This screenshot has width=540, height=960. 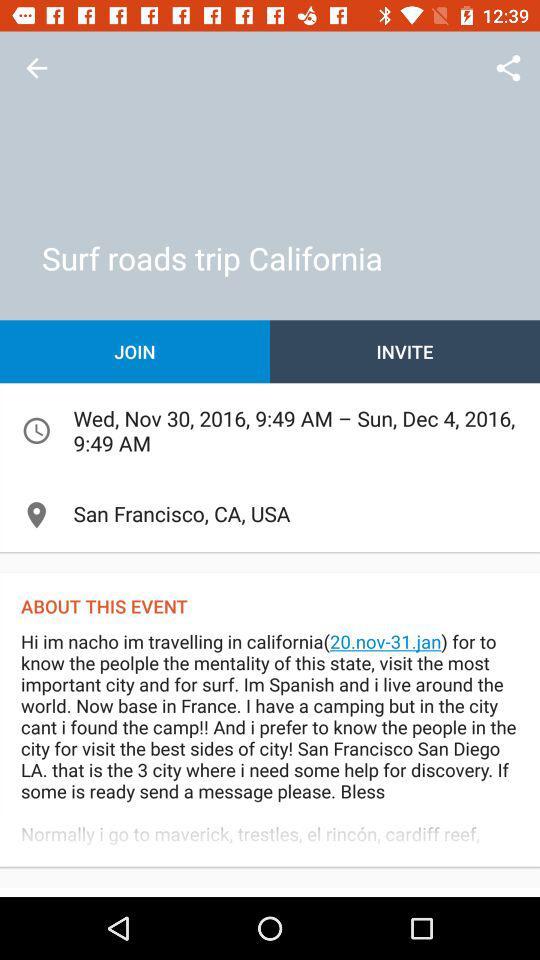 I want to click on item above the invite item, so click(x=508, y=68).